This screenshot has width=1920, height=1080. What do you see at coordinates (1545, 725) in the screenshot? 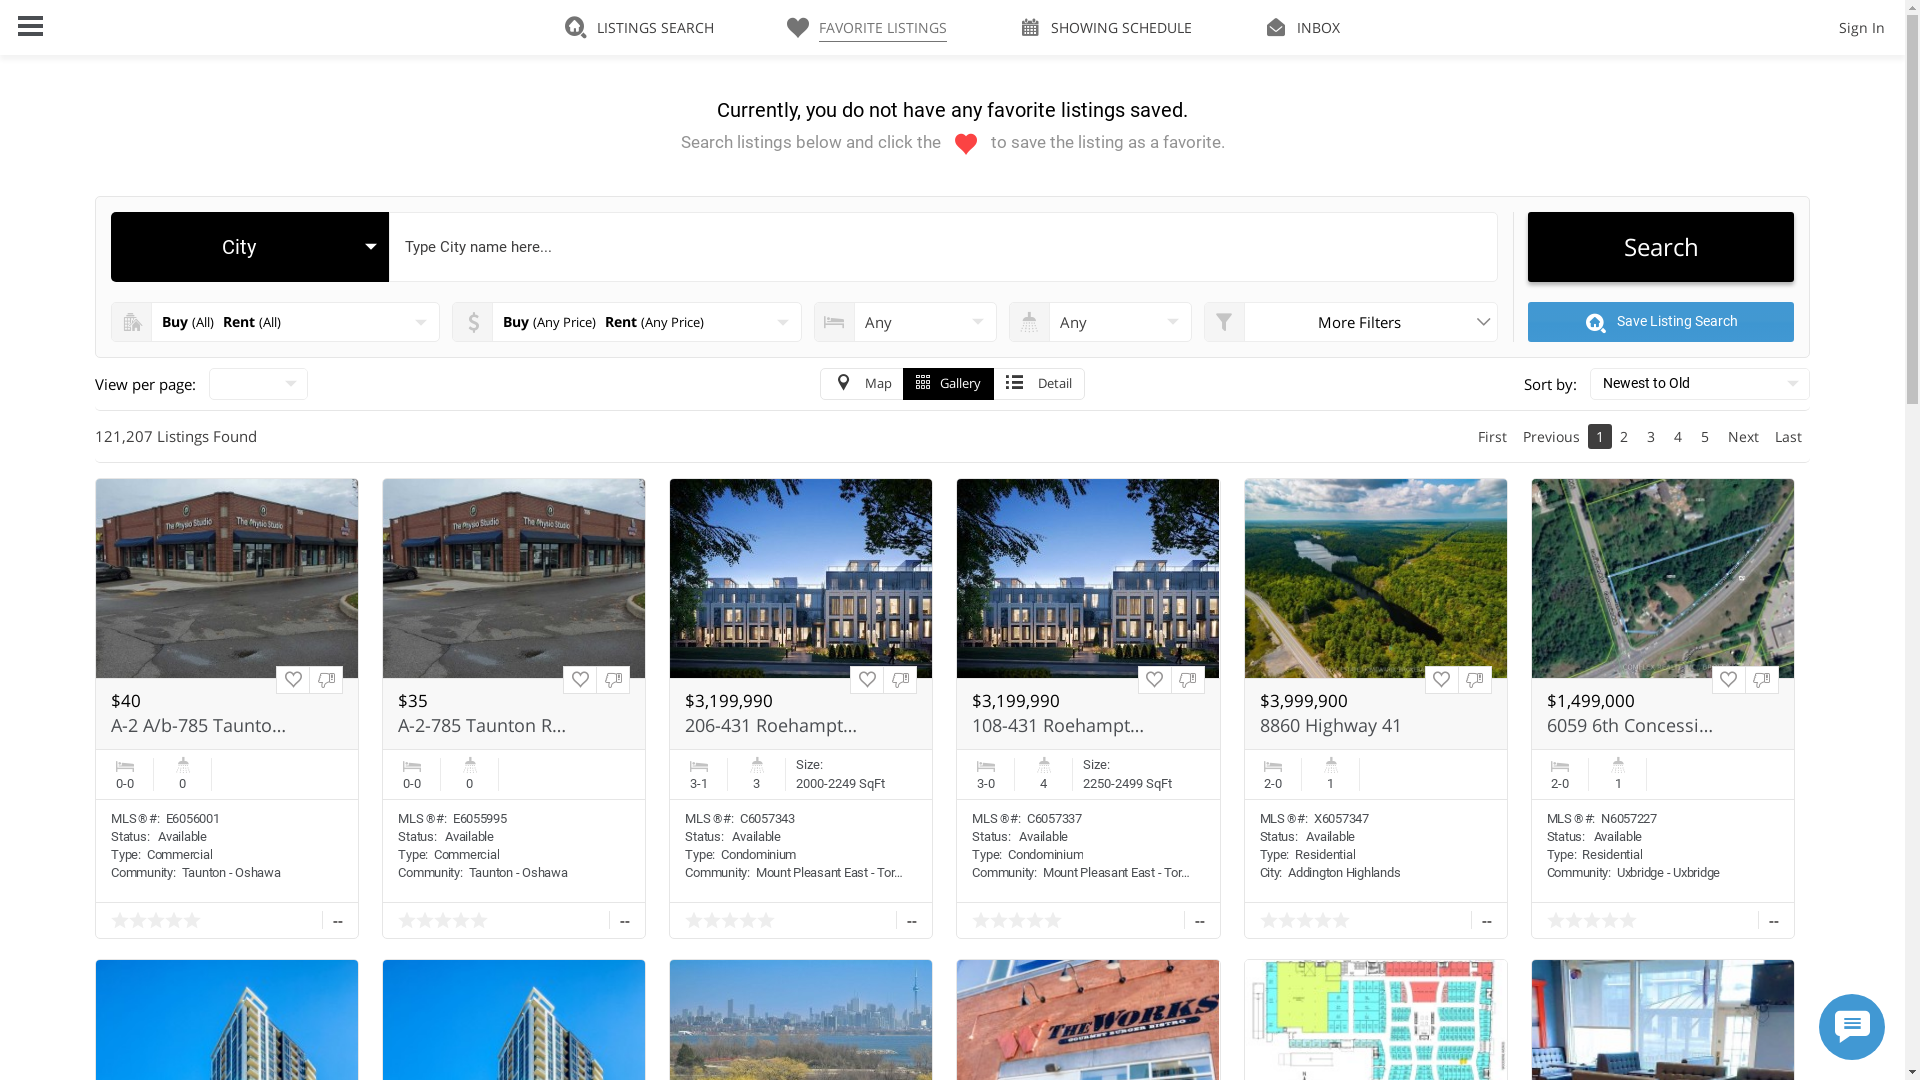
I see `'6059 6th Concession Rd'` at bounding box center [1545, 725].